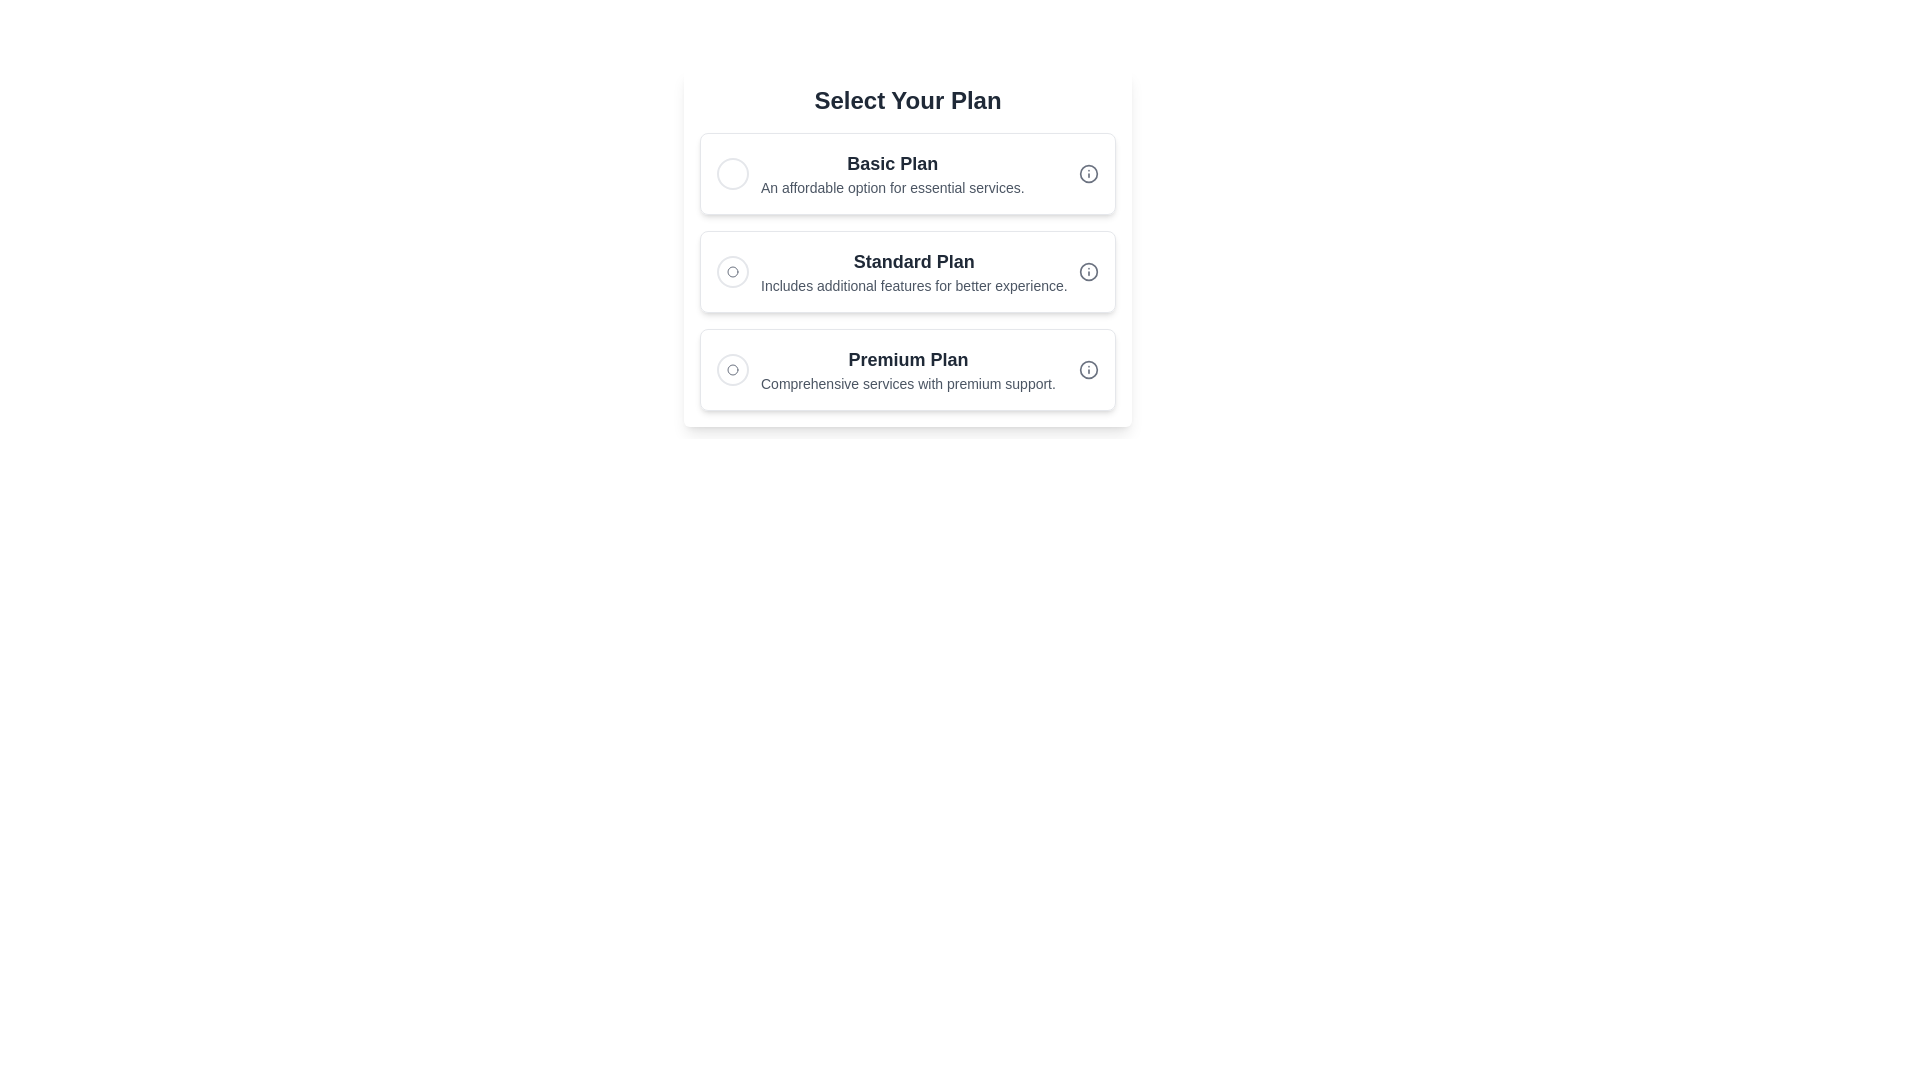 The width and height of the screenshot is (1920, 1080). What do you see at coordinates (1088, 272) in the screenshot?
I see `the decorative Circle graphic within the SVG element located next to the 'Standard Plan' option` at bounding box center [1088, 272].